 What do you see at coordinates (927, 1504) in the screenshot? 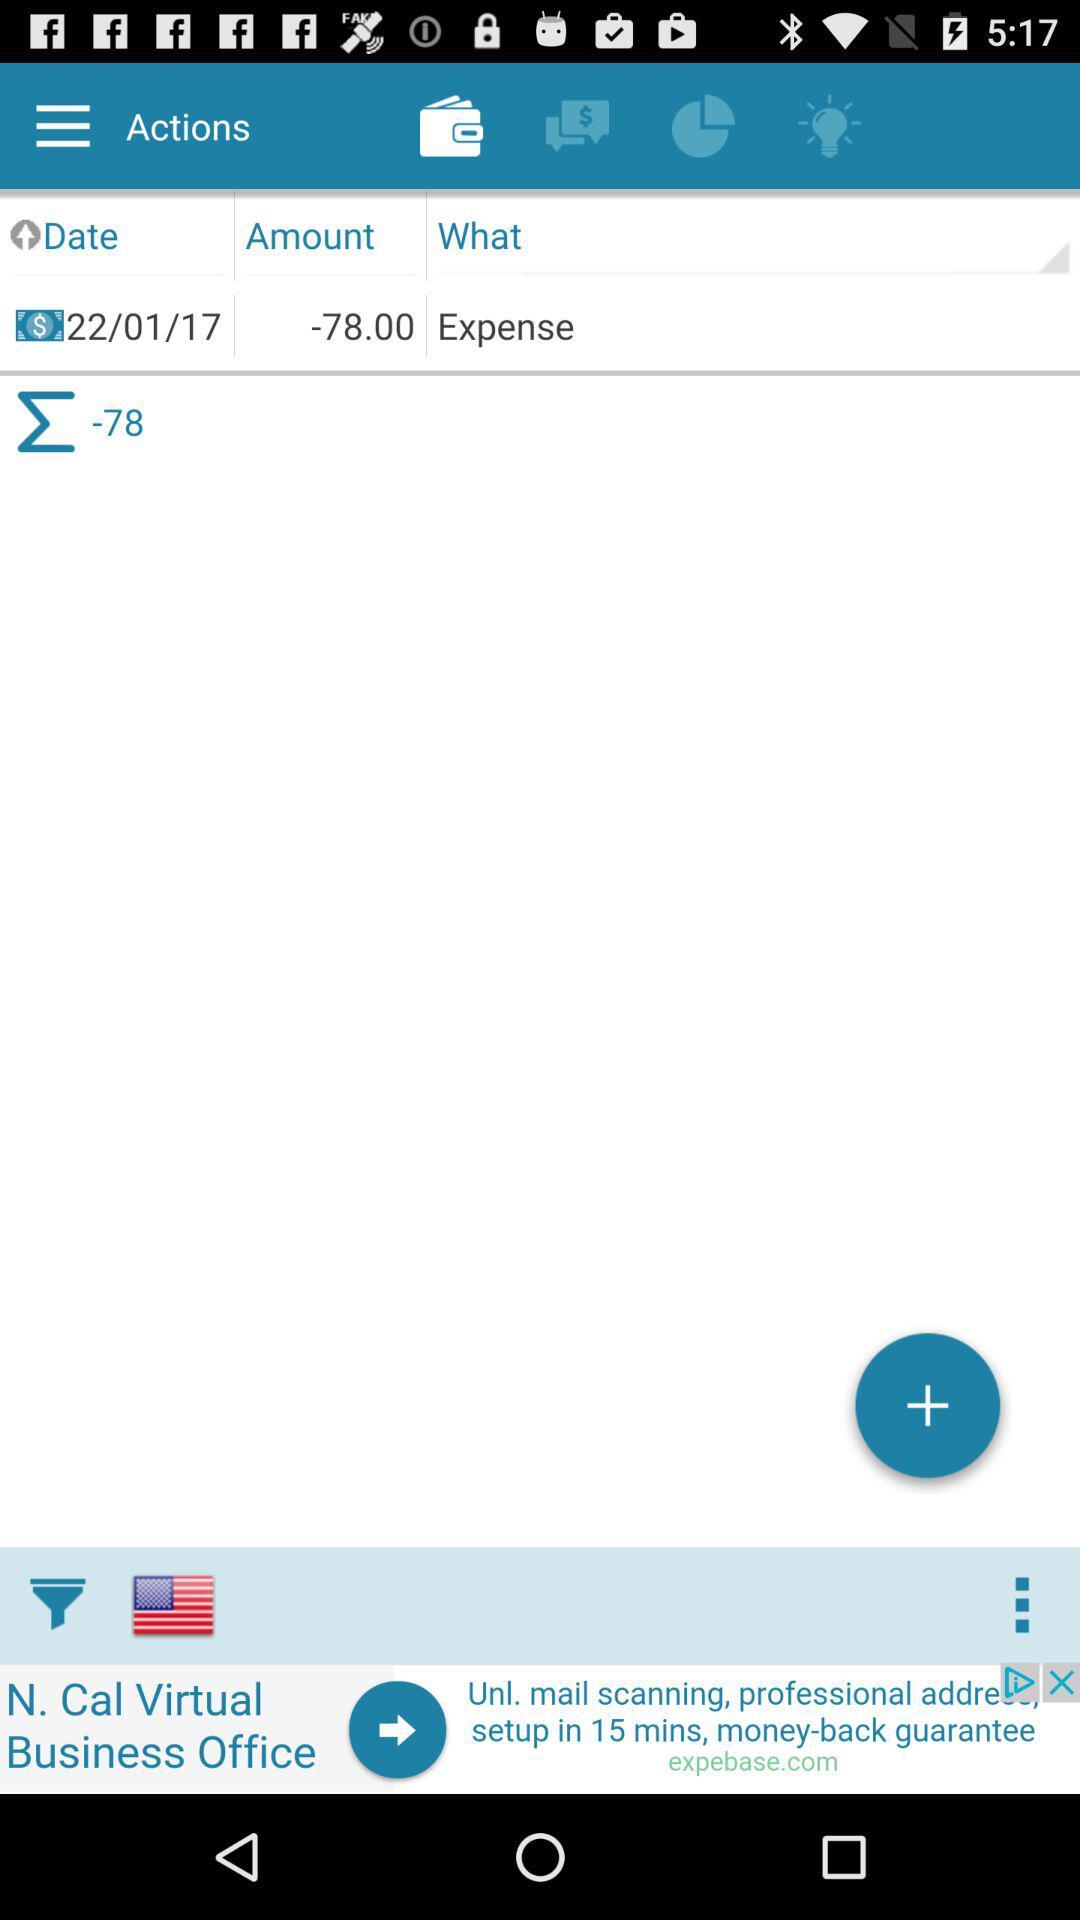
I see `the add icon` at bounding box center [927, 1504].